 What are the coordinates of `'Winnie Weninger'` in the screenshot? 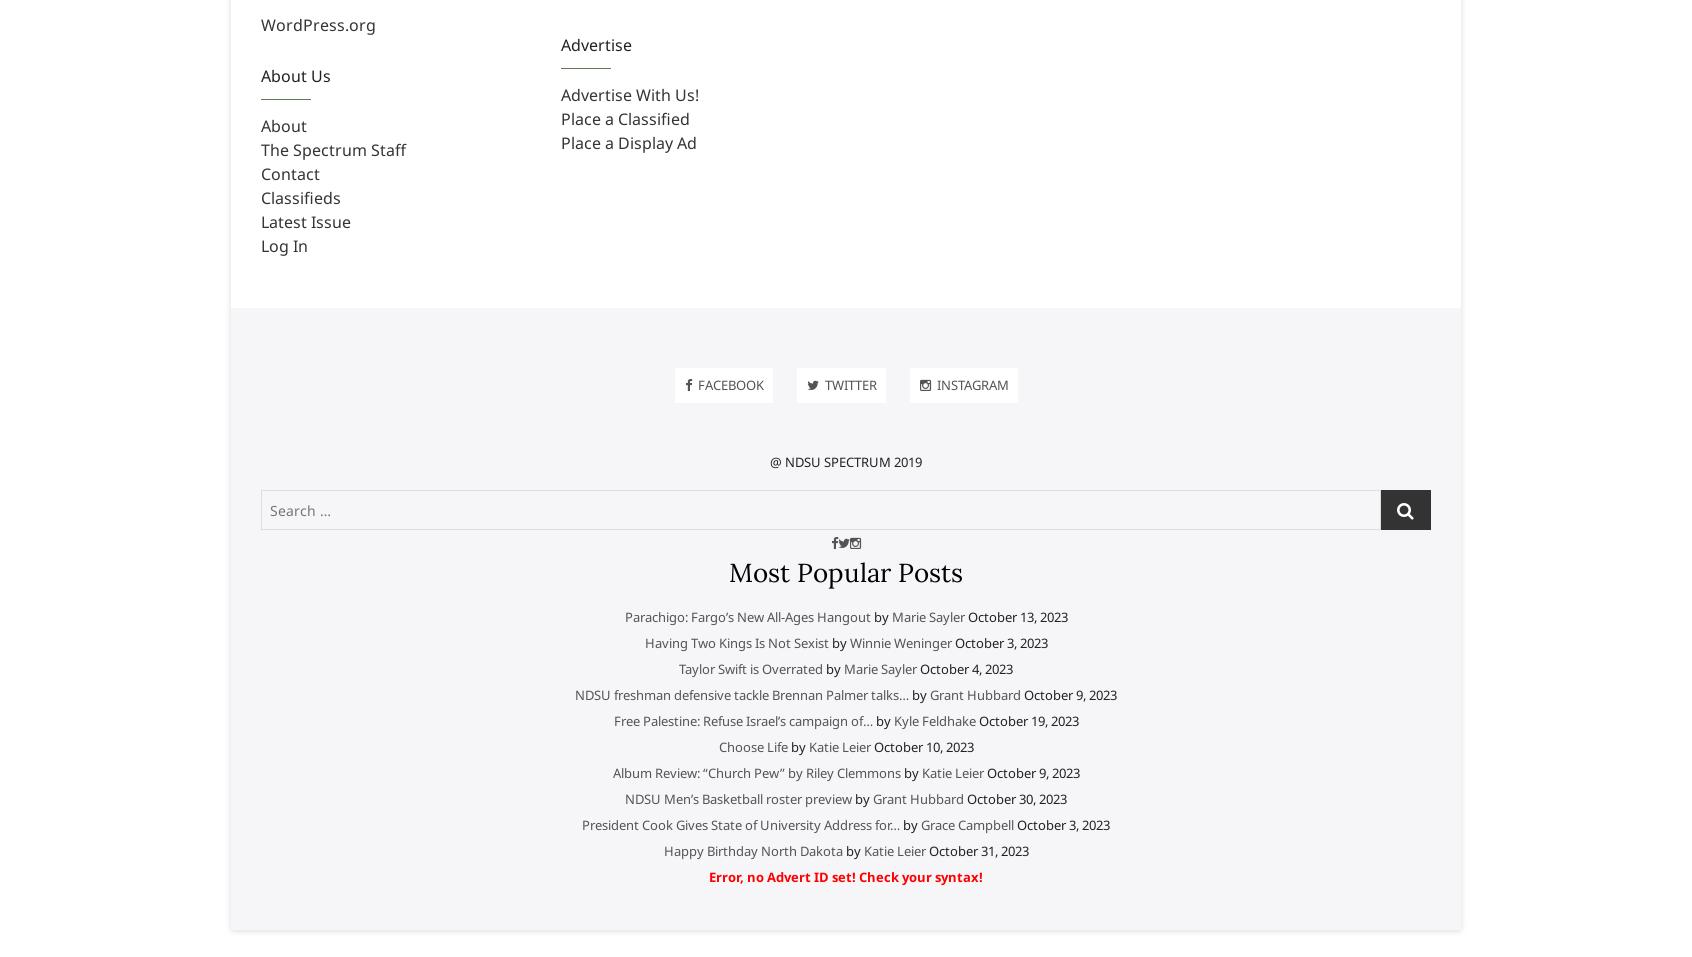 It's located at (898, 642).